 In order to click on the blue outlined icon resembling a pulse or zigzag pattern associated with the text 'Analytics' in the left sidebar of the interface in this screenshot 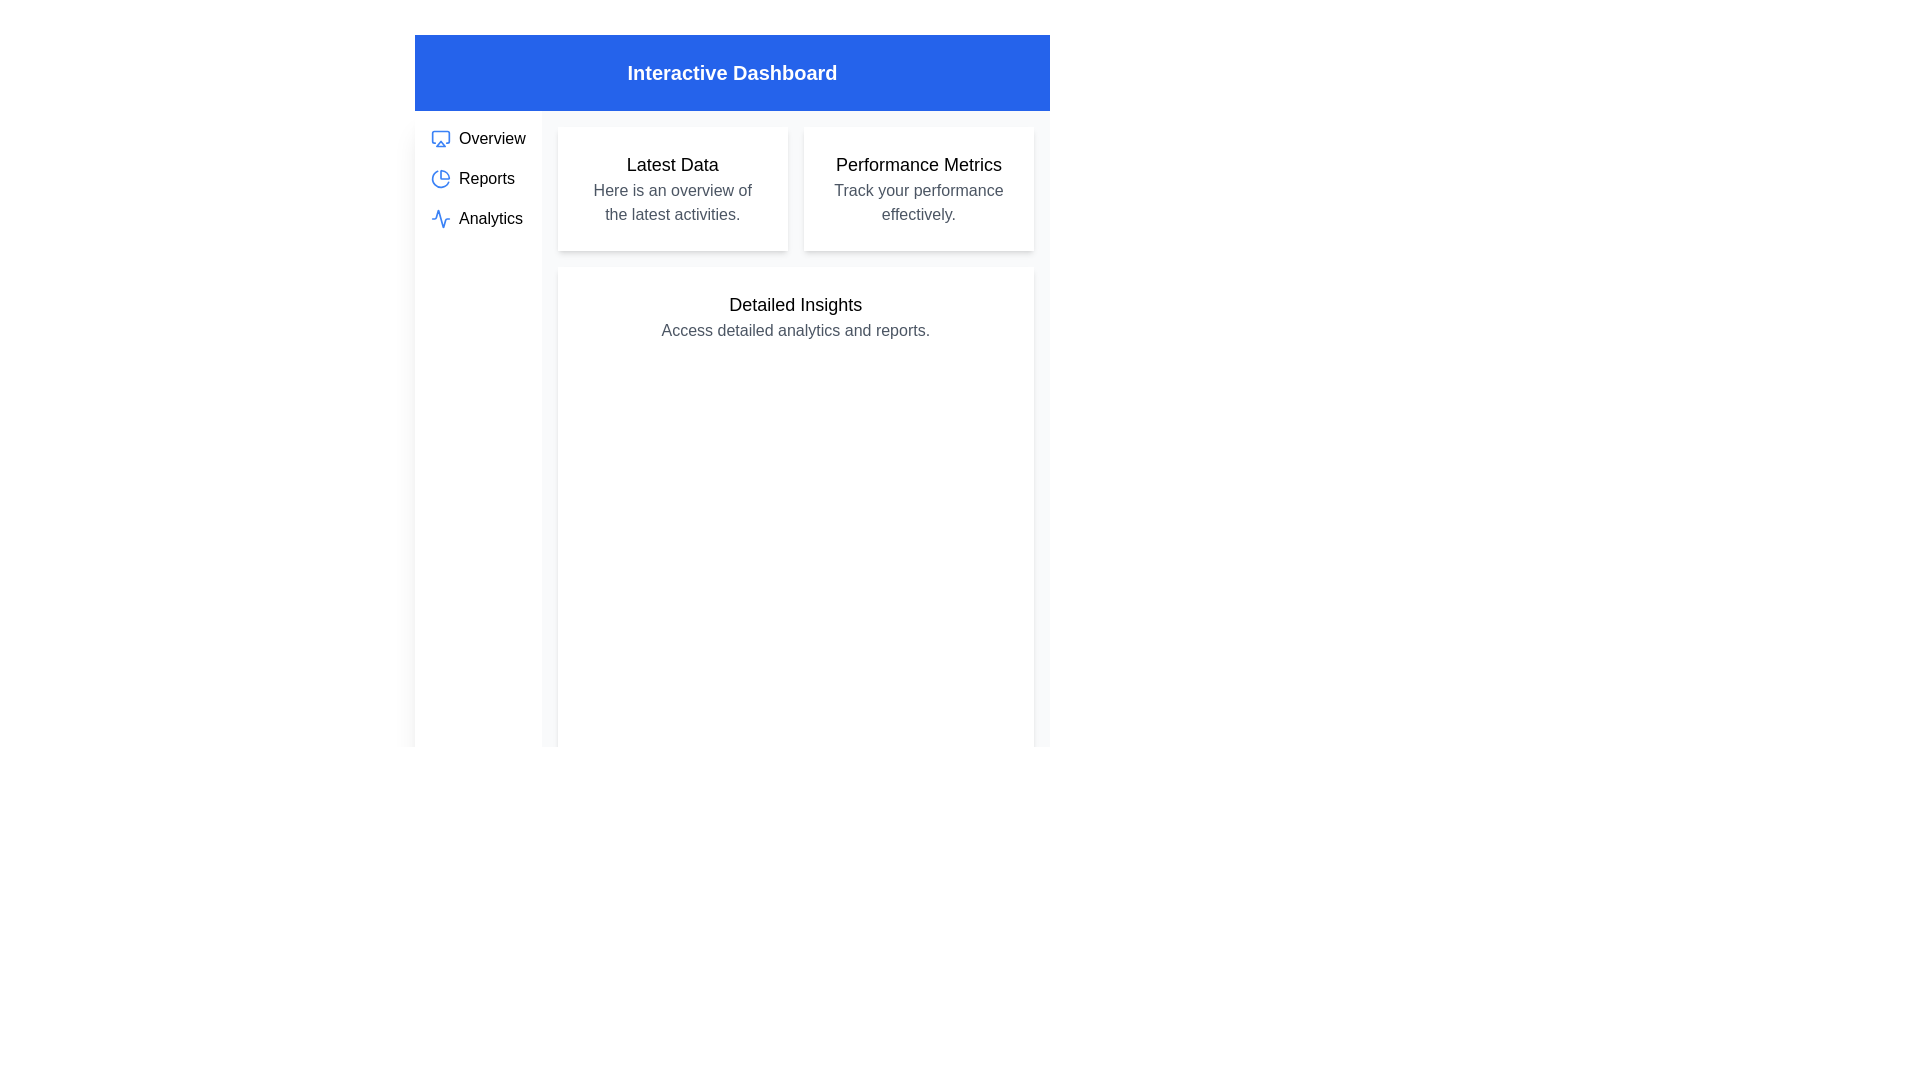, I will do `click(440, 219)`.